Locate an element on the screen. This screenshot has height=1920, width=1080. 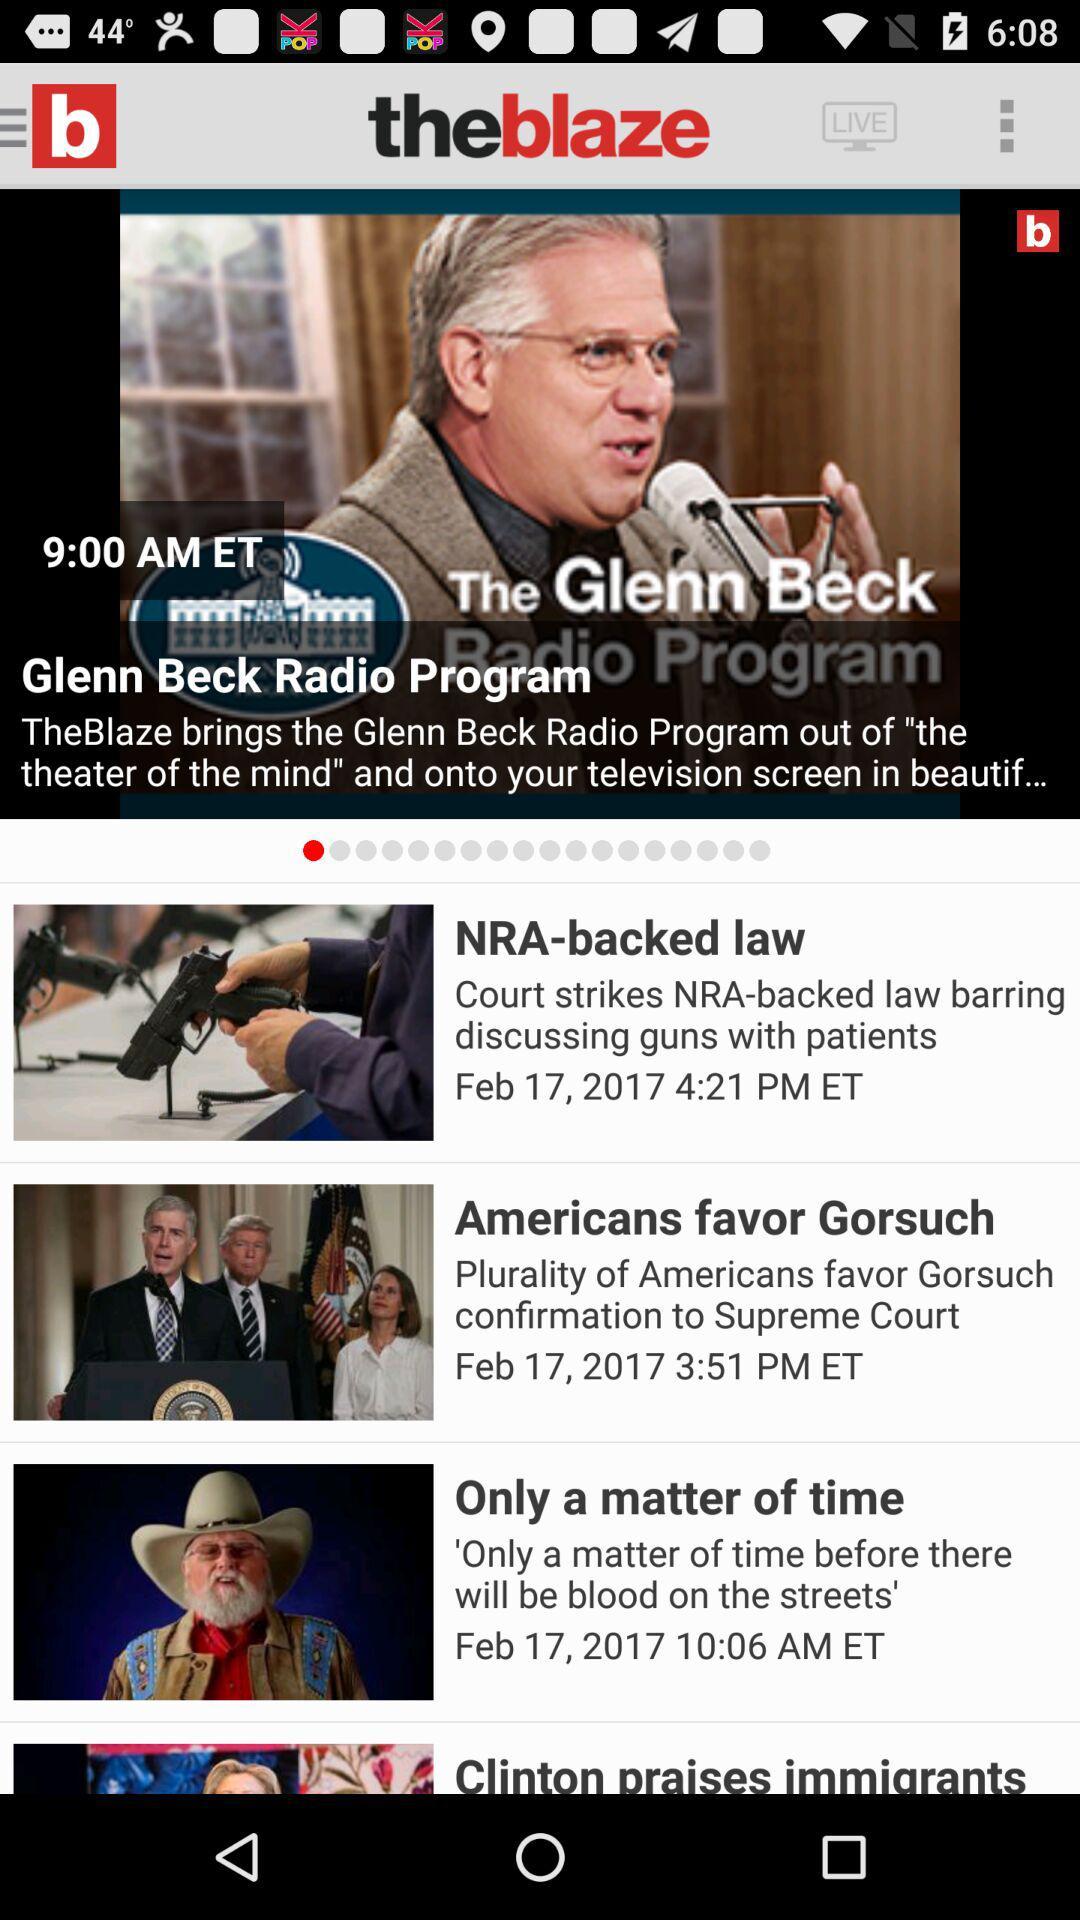
the item above feb 17 2017 is located at coordinates (760, 1014).